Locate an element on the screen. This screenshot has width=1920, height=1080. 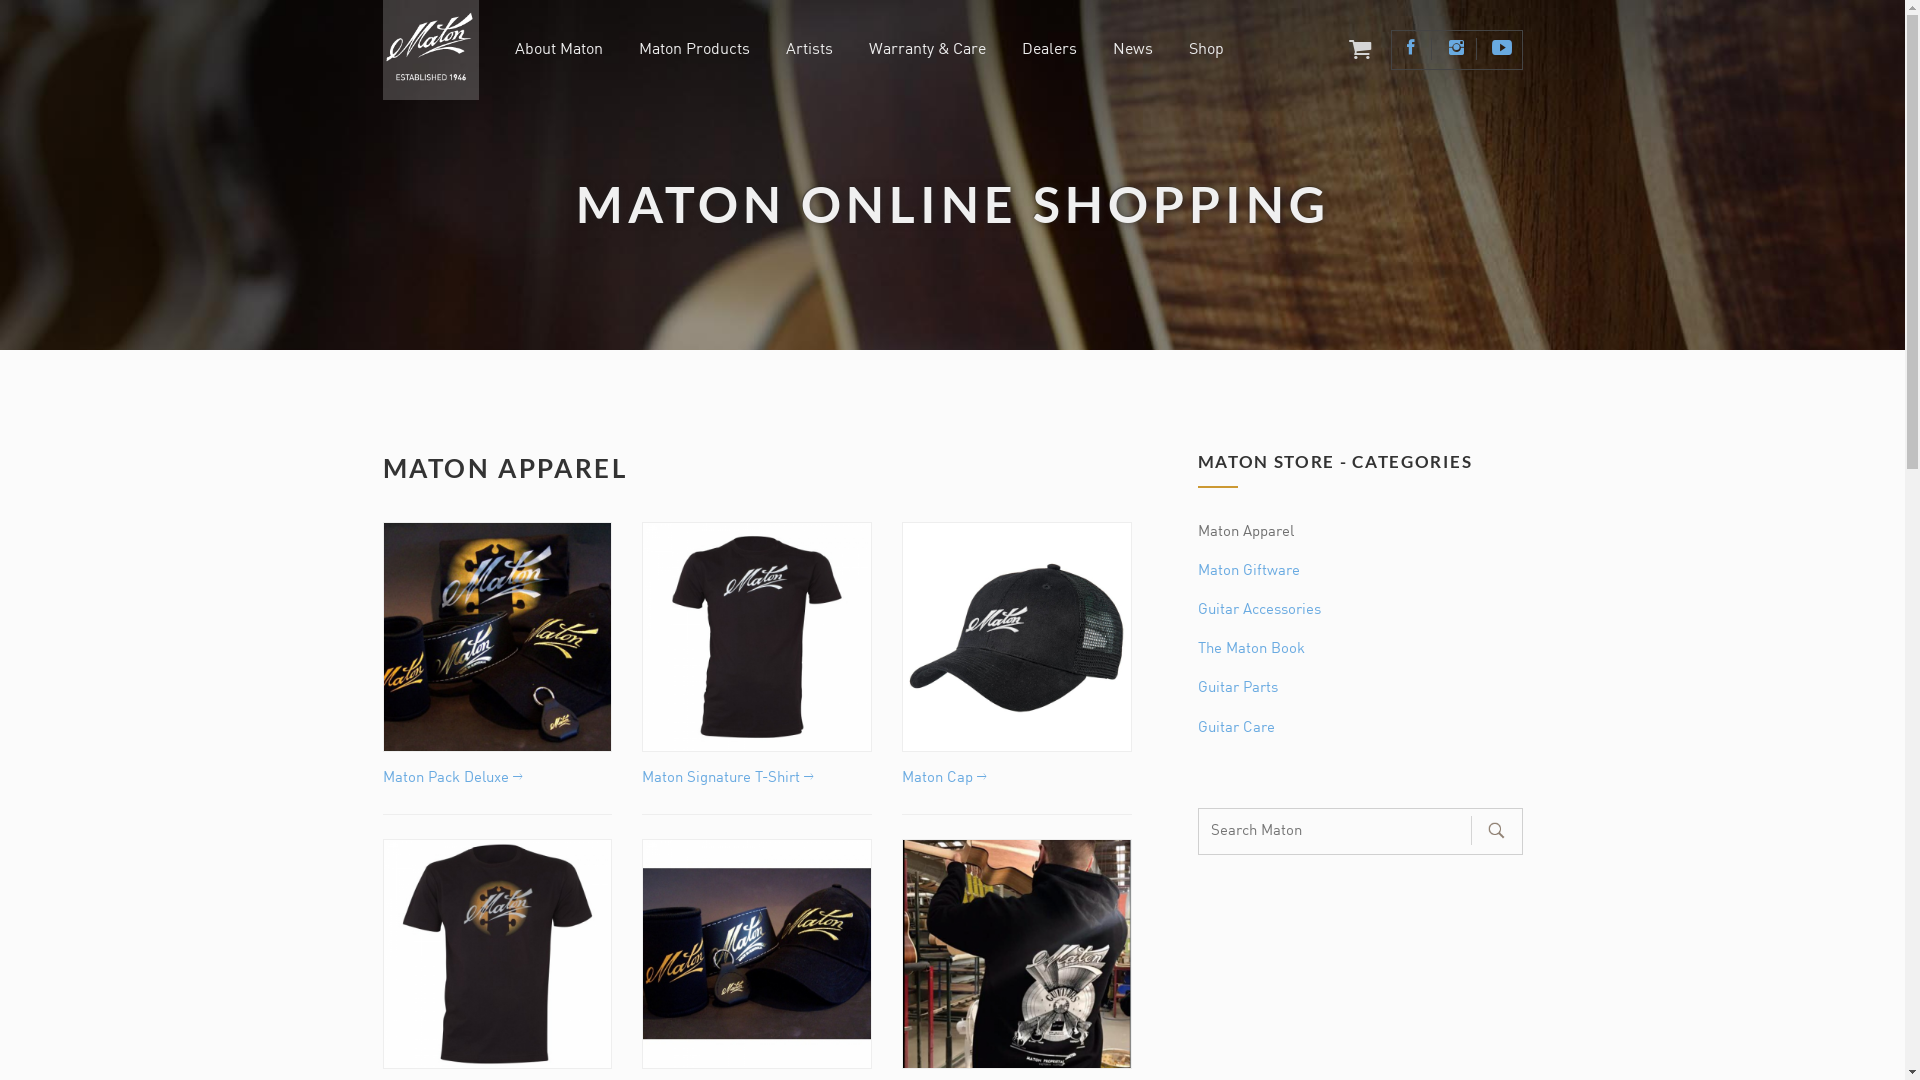
'Shop' is located at coordinates (1189, 50).